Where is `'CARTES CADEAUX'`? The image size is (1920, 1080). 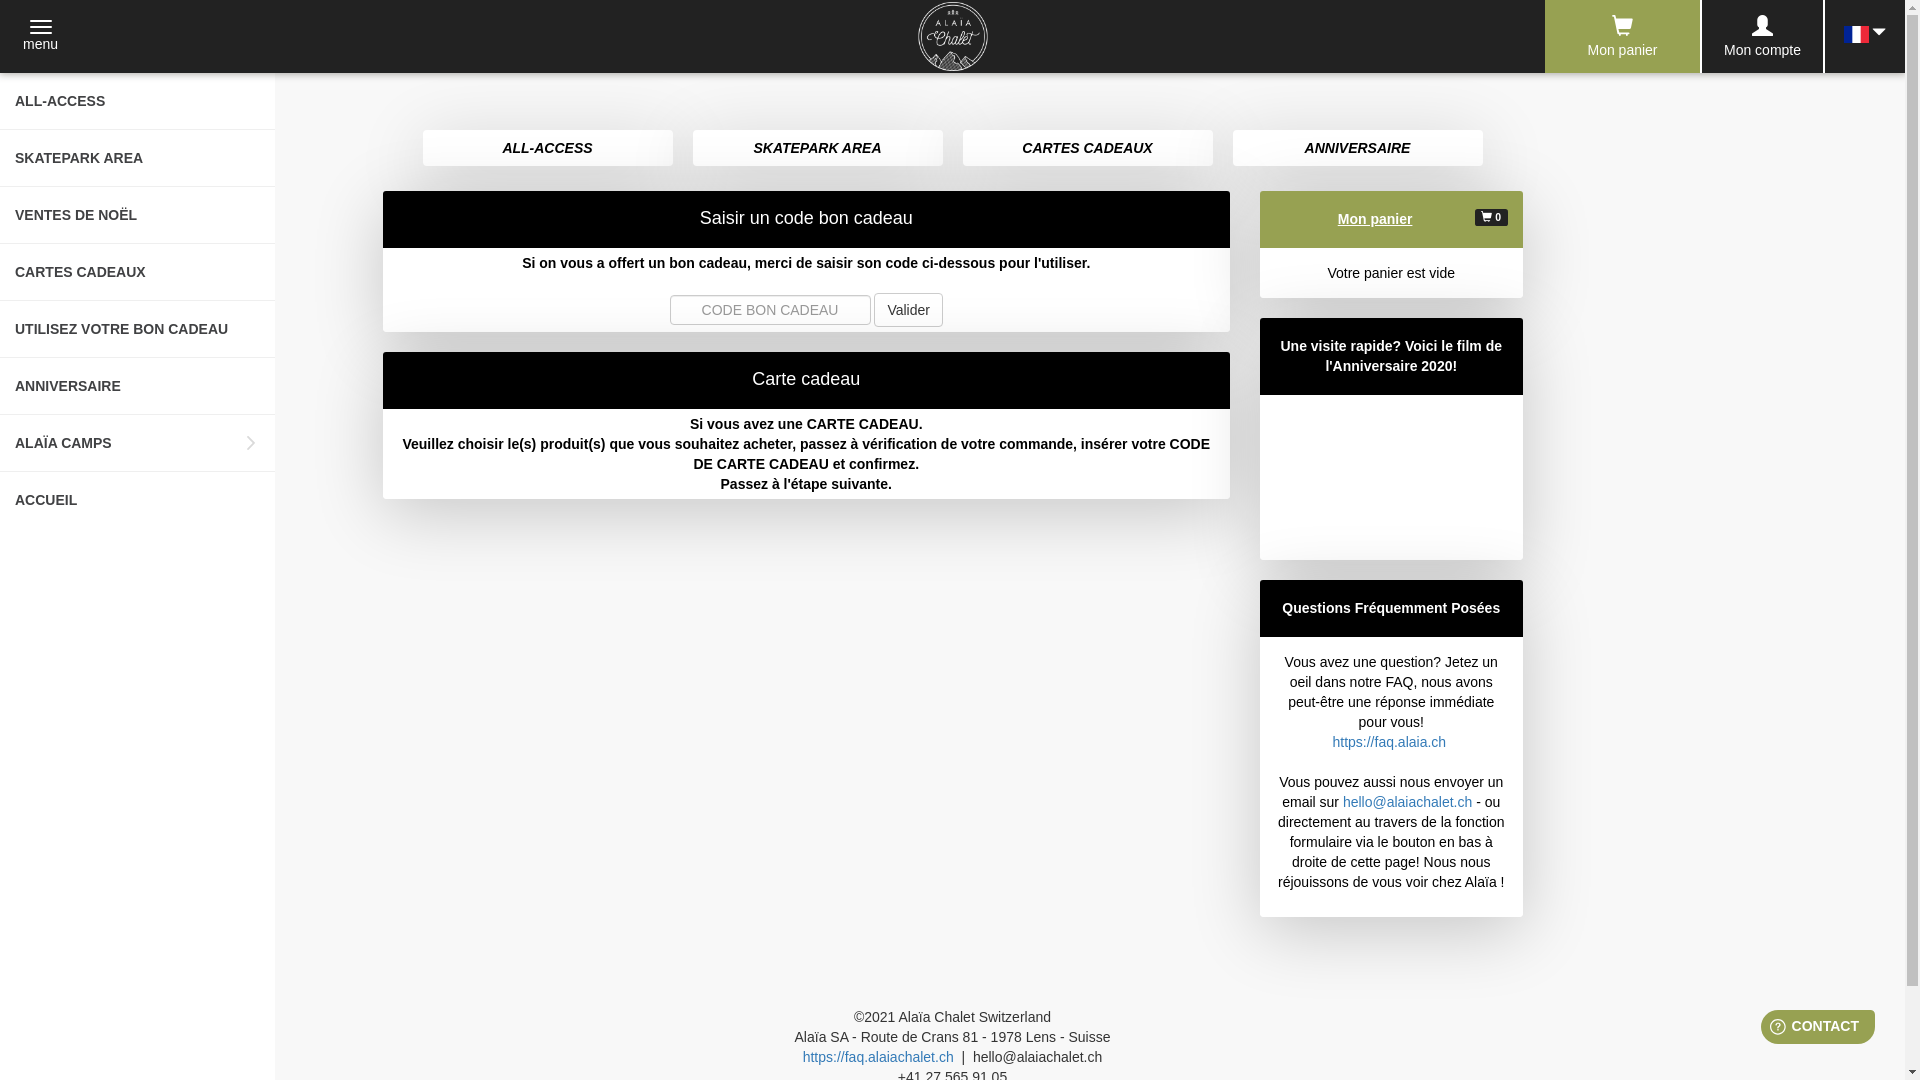 'CARTES CADEAUX' is located at coordinates (1085, 146).